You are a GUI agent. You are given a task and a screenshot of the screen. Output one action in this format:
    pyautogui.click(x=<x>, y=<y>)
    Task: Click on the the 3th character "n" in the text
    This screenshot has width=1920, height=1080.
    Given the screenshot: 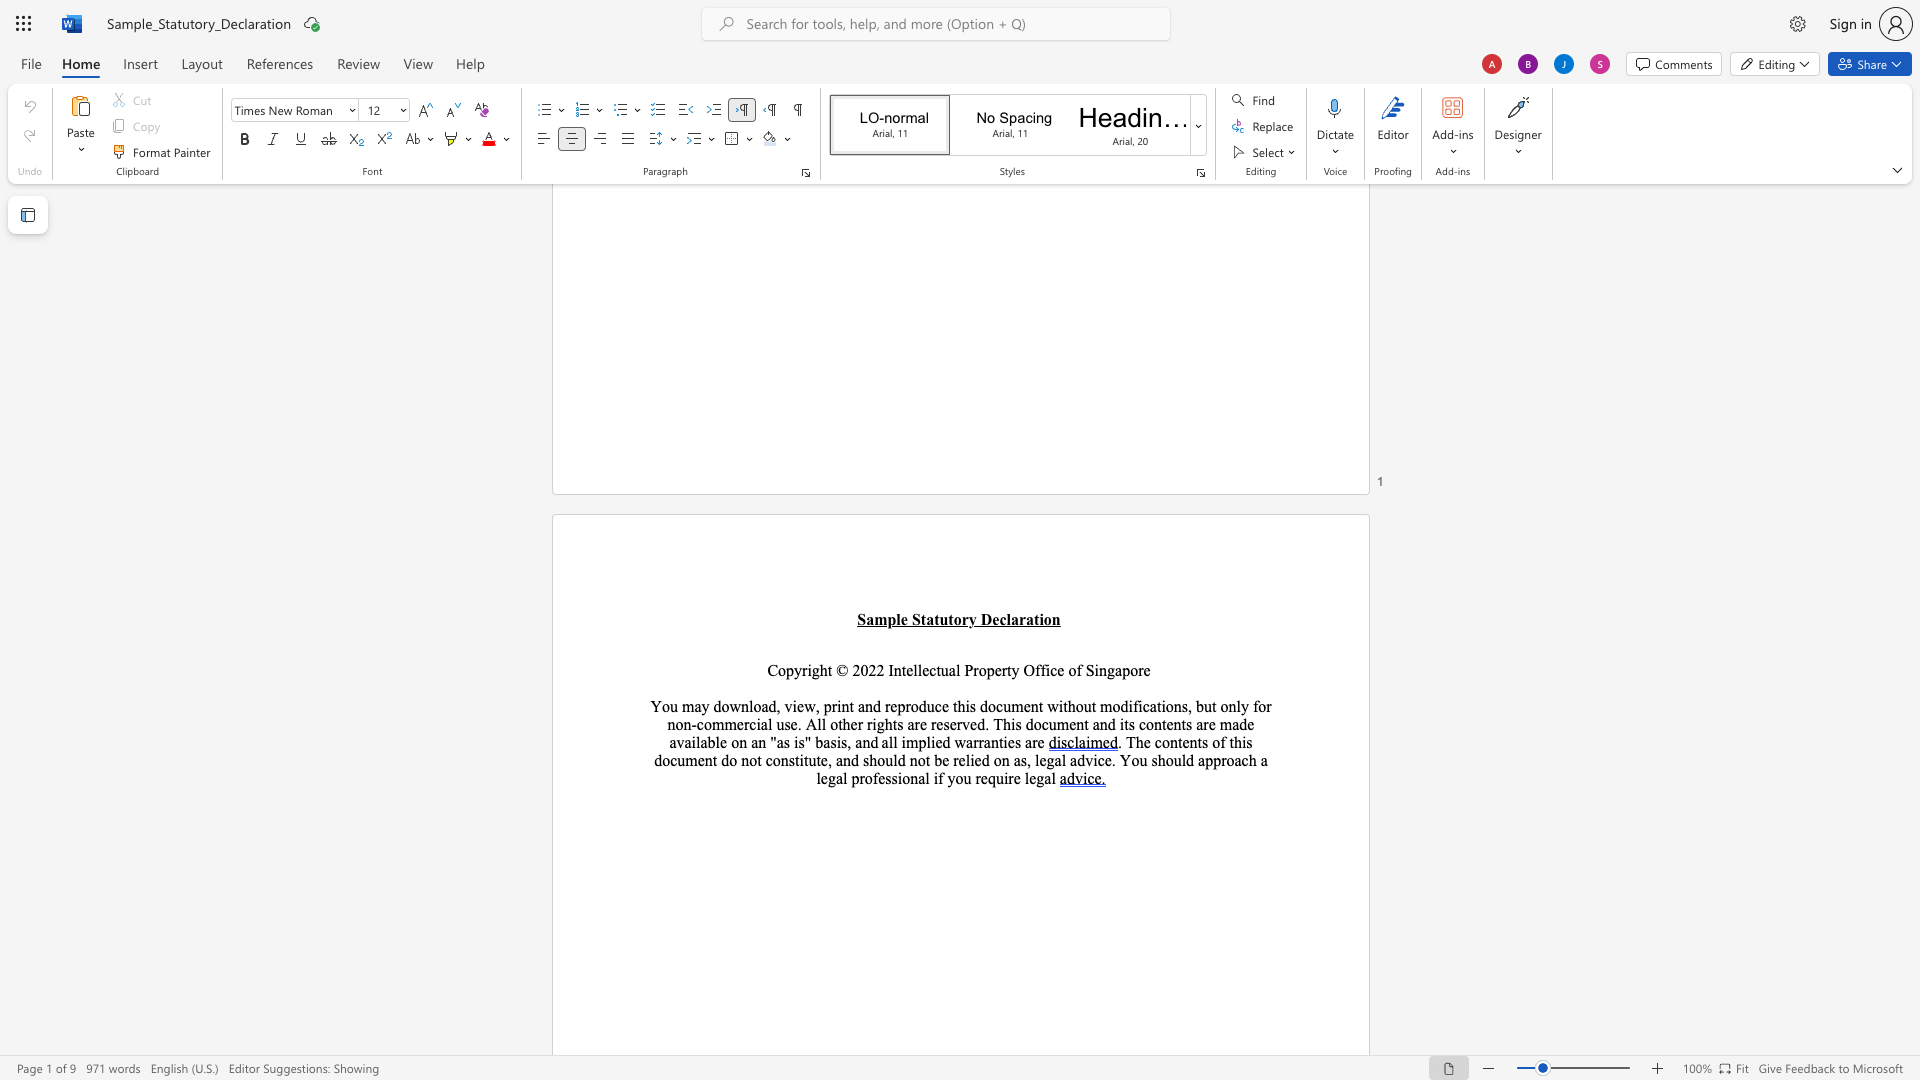 What is the action you would take?
    pyautogui.click(x=708, y=760)
    